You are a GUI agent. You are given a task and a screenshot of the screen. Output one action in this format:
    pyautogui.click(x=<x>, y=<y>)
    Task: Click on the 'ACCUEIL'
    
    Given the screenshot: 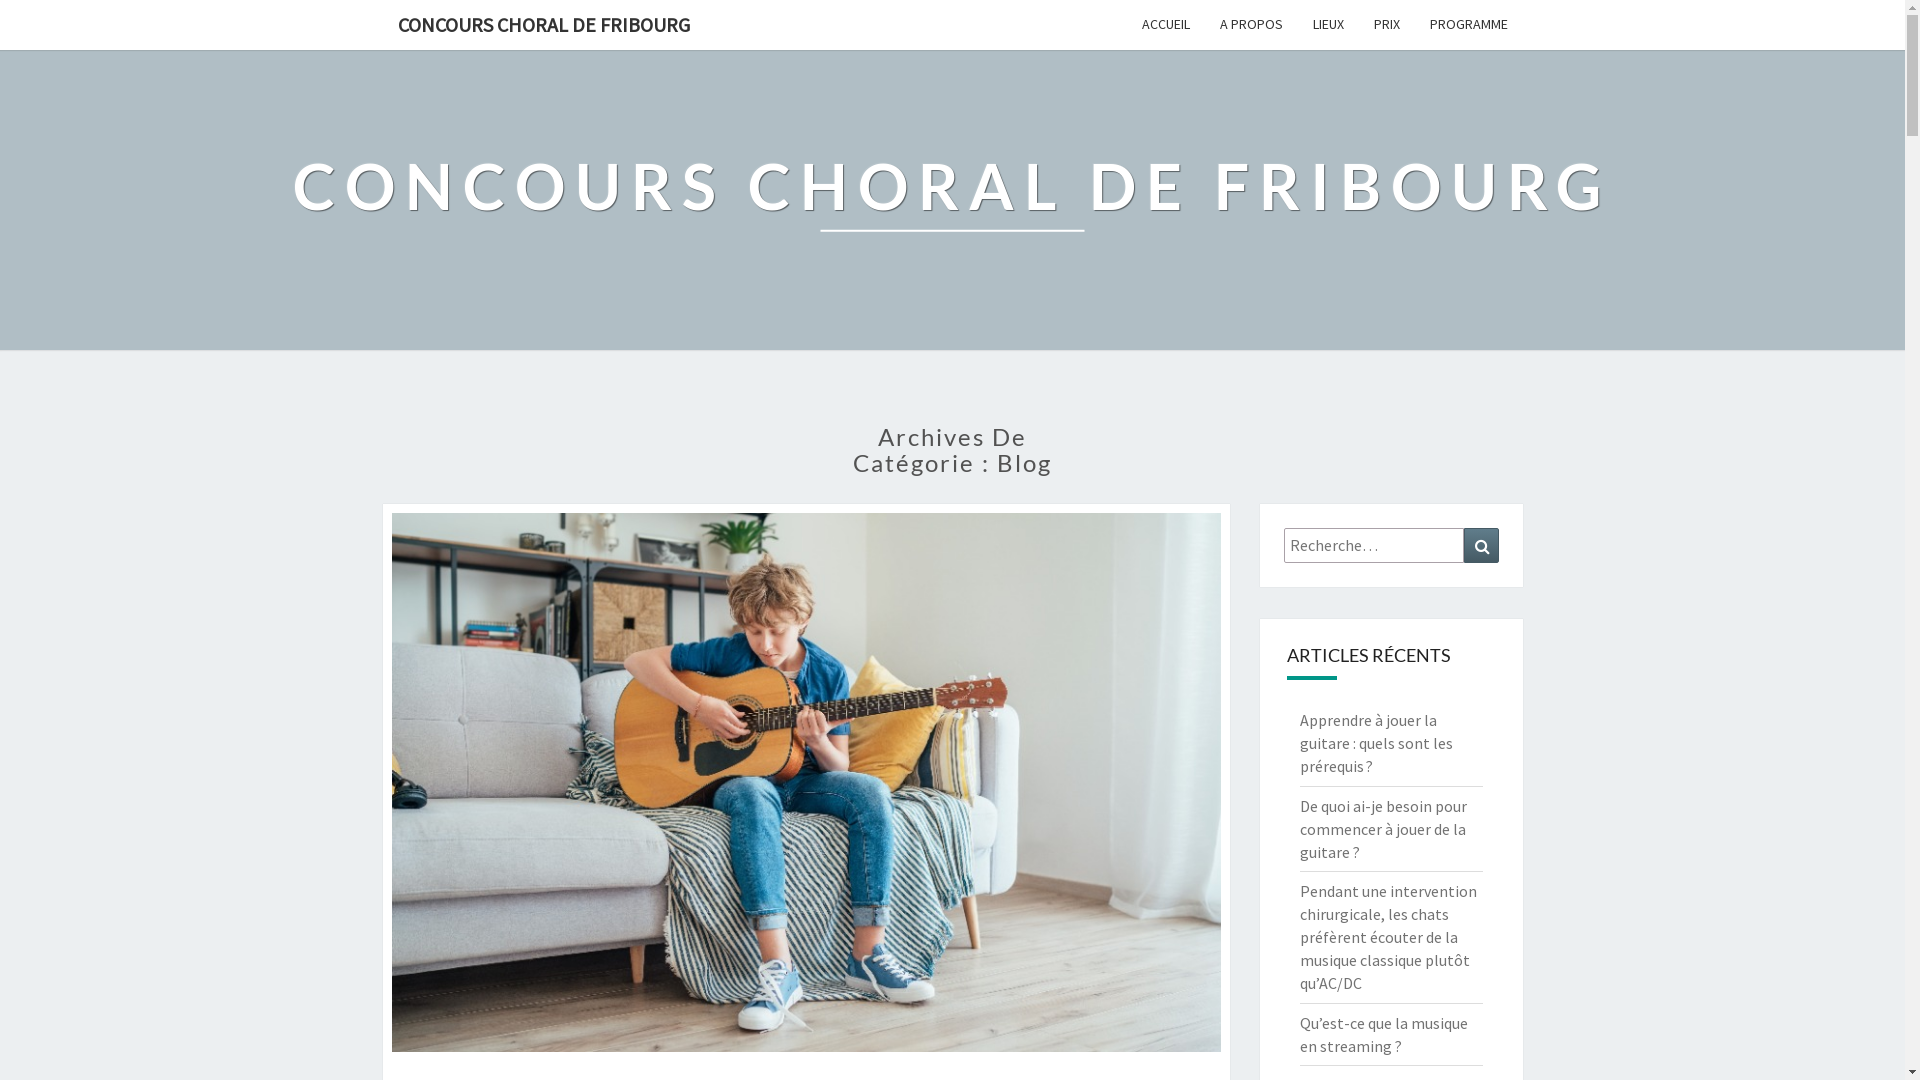 What is the action you would take?
    pyautogui.click(x=1165, y=23)
    